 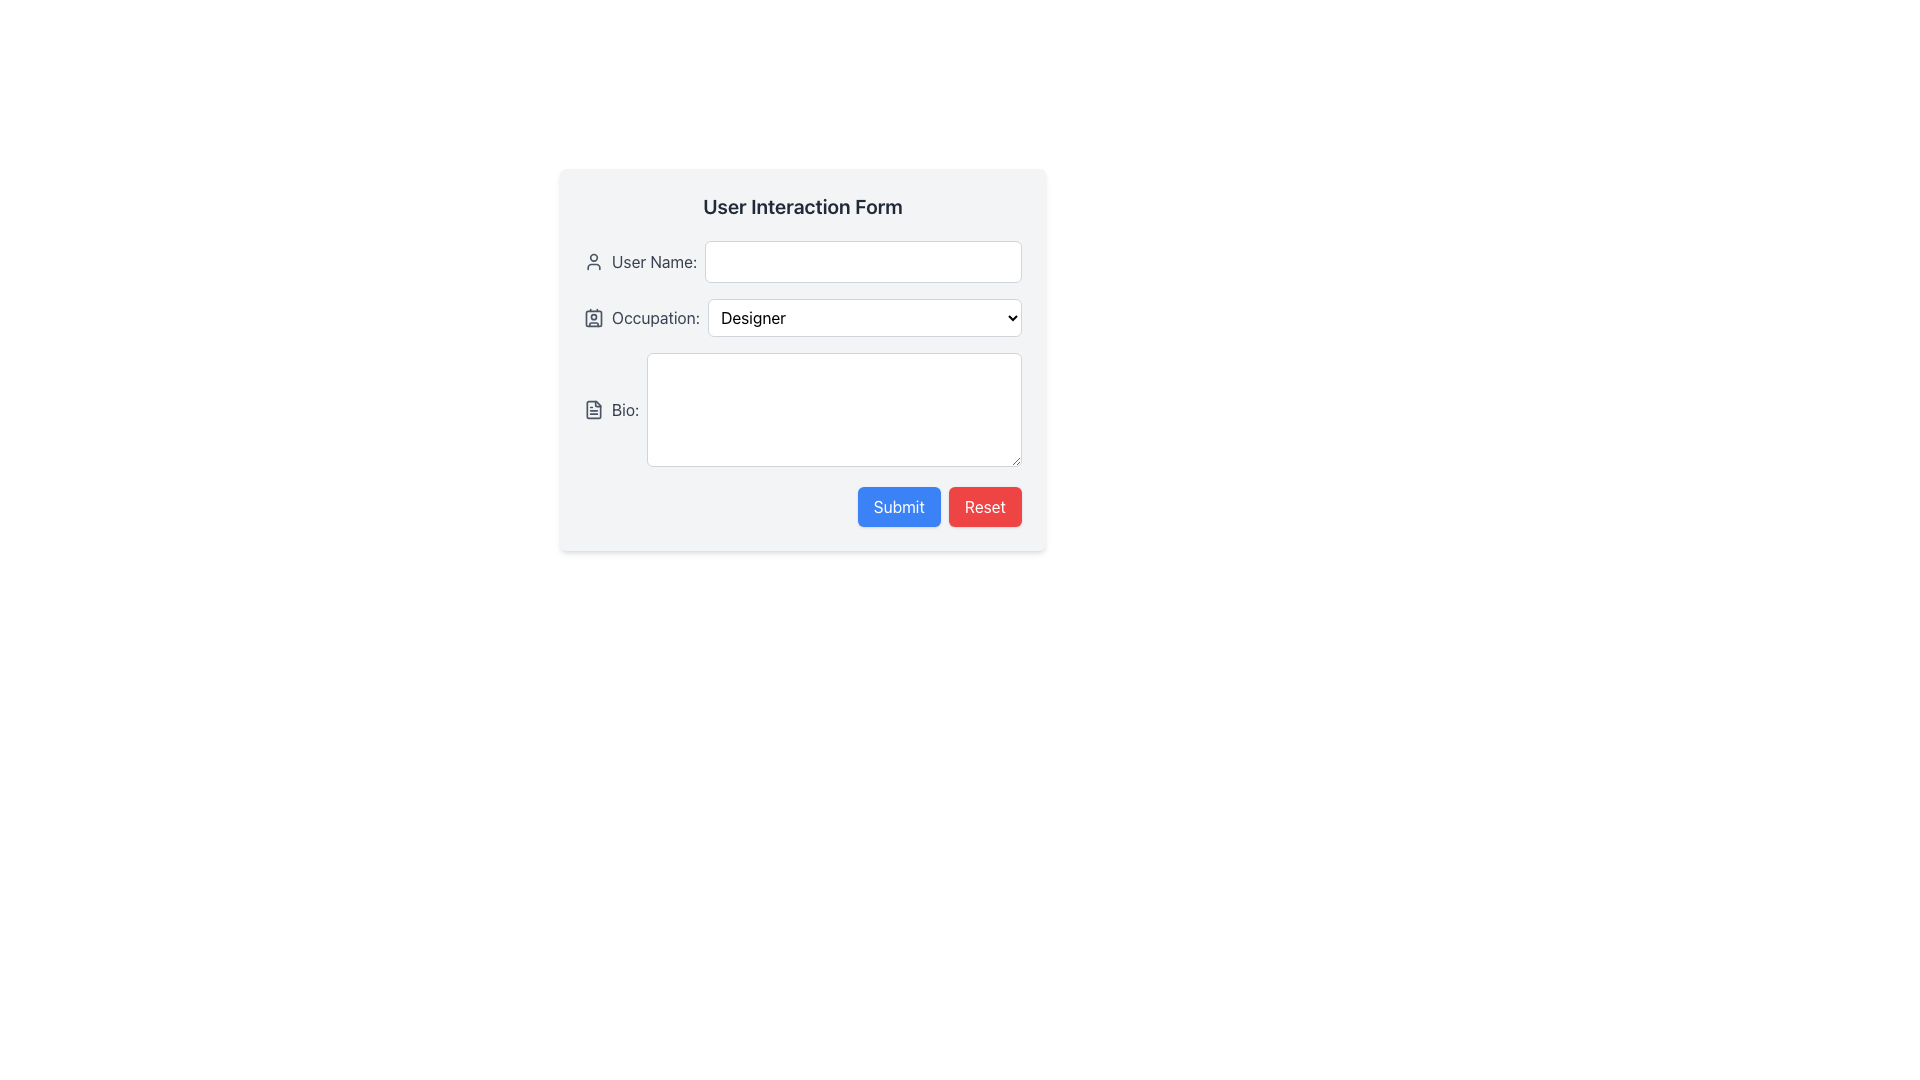 I want to click on the text header element labeled 'User Interaction Form', which is styled in large, bold, dark gray font on a light-gray background and is centrally aligned at the top of the form, so click(x=802, y=207).